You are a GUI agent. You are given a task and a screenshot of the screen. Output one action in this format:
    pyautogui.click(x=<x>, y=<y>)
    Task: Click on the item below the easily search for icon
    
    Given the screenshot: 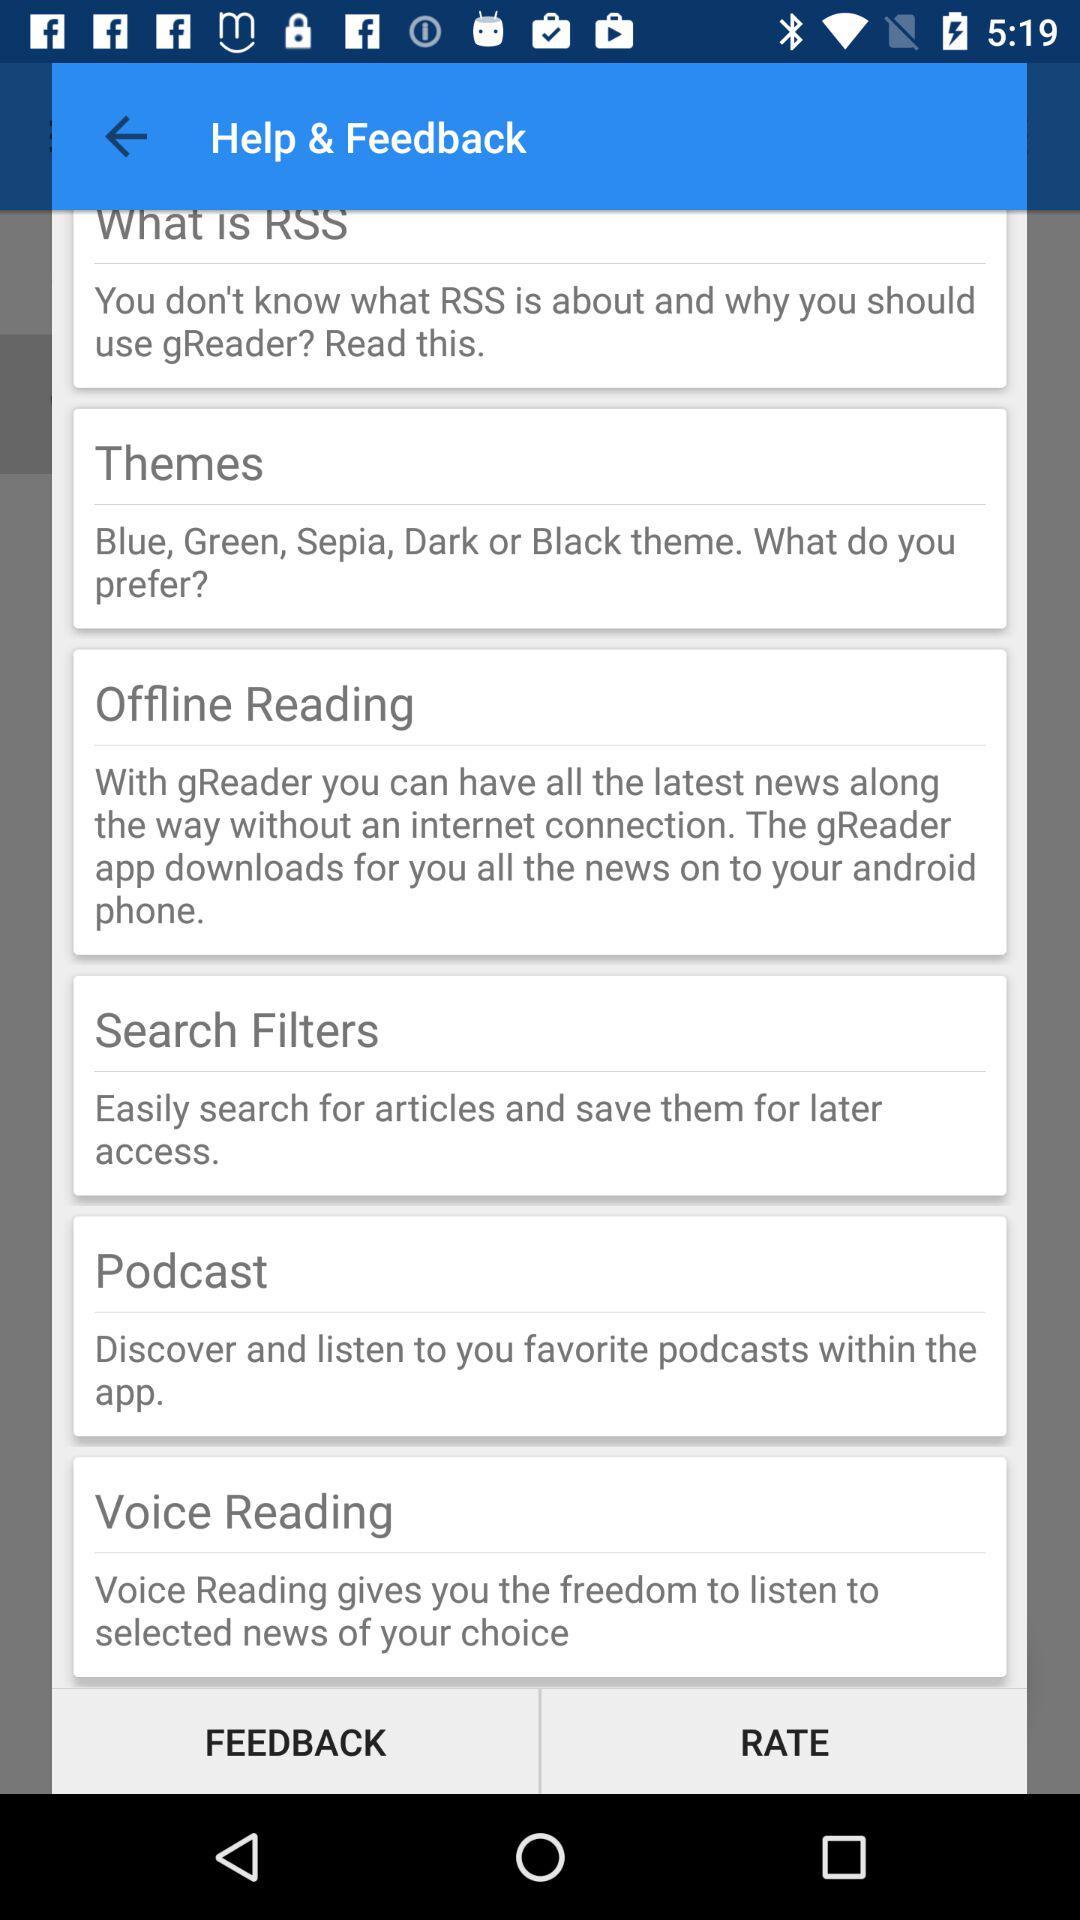 What is the action you would take?
    pyautogui.click(x=181, y=1268)
    